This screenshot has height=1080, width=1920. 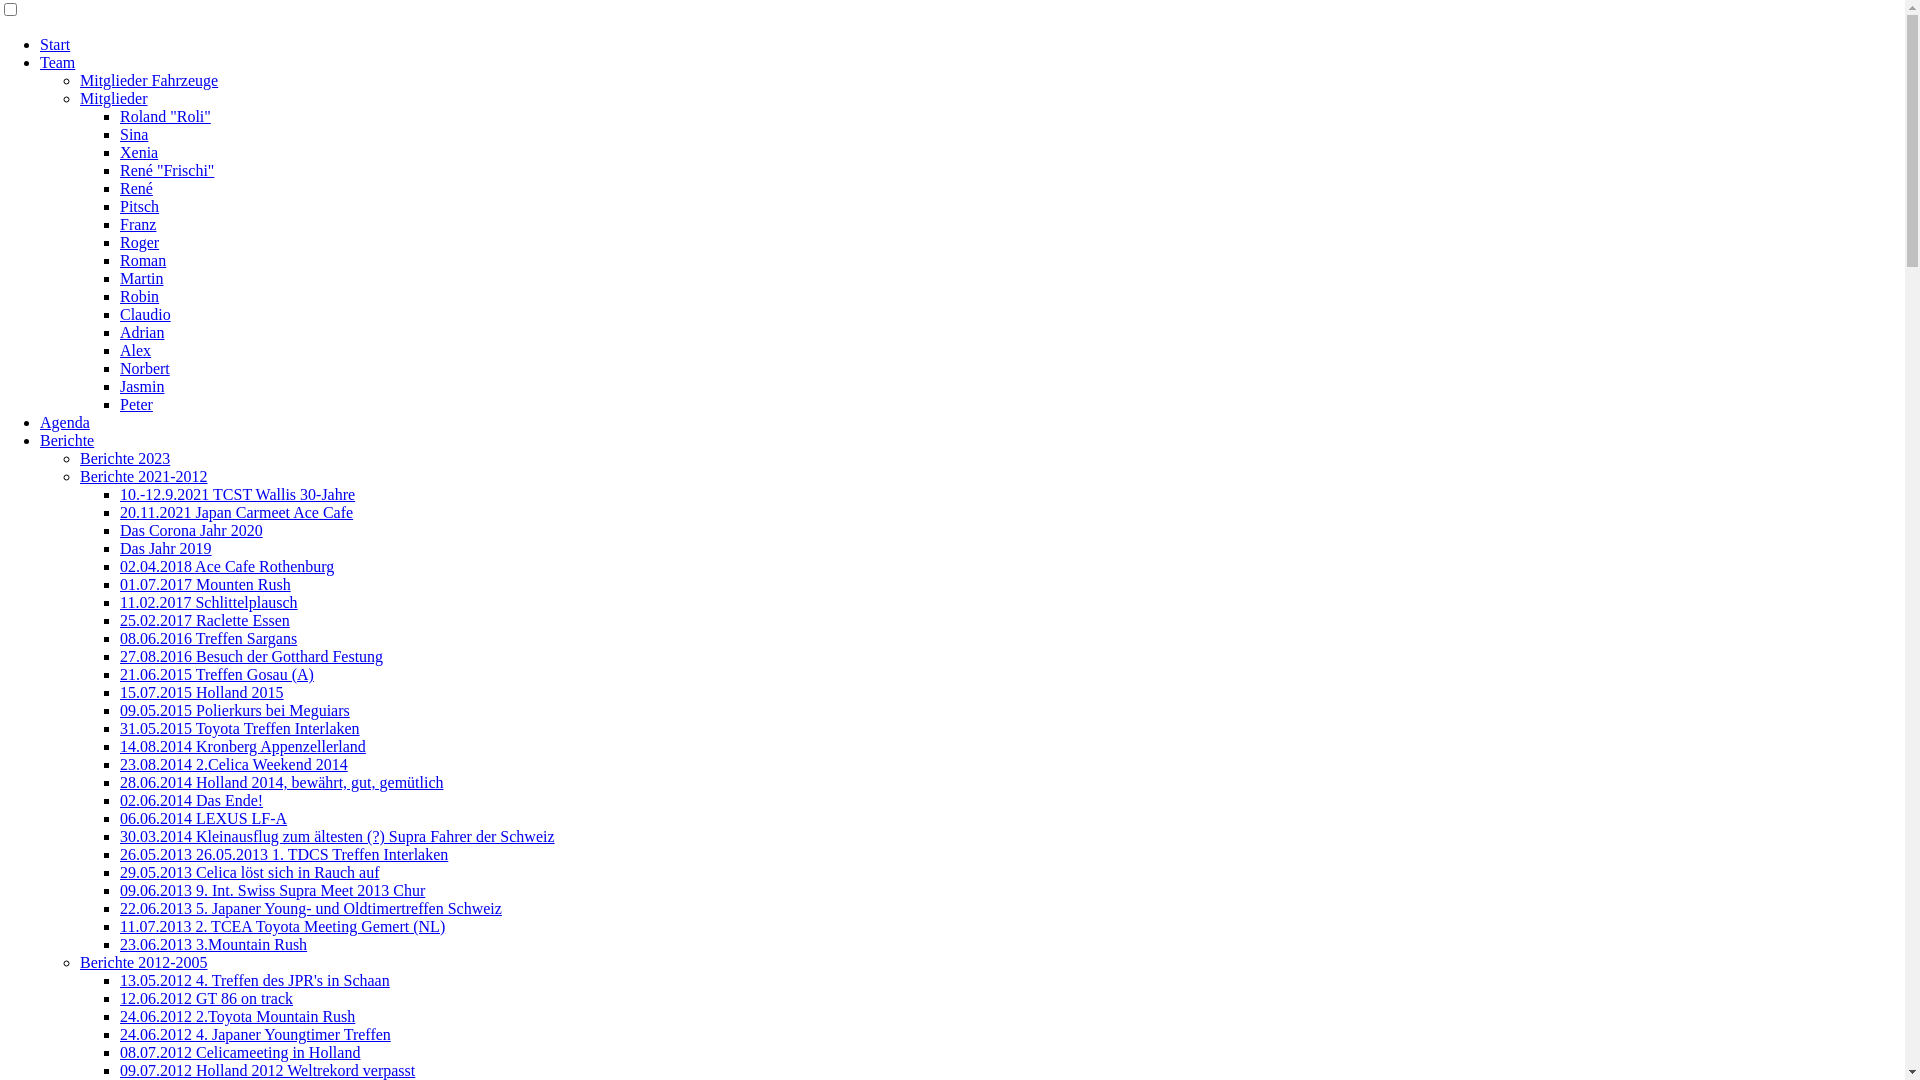 What do you see at coordinates (208, 638) in the screenshot?
I see `'08.06.2016 Treffen Sargans'` at bounding box center [208, 638].